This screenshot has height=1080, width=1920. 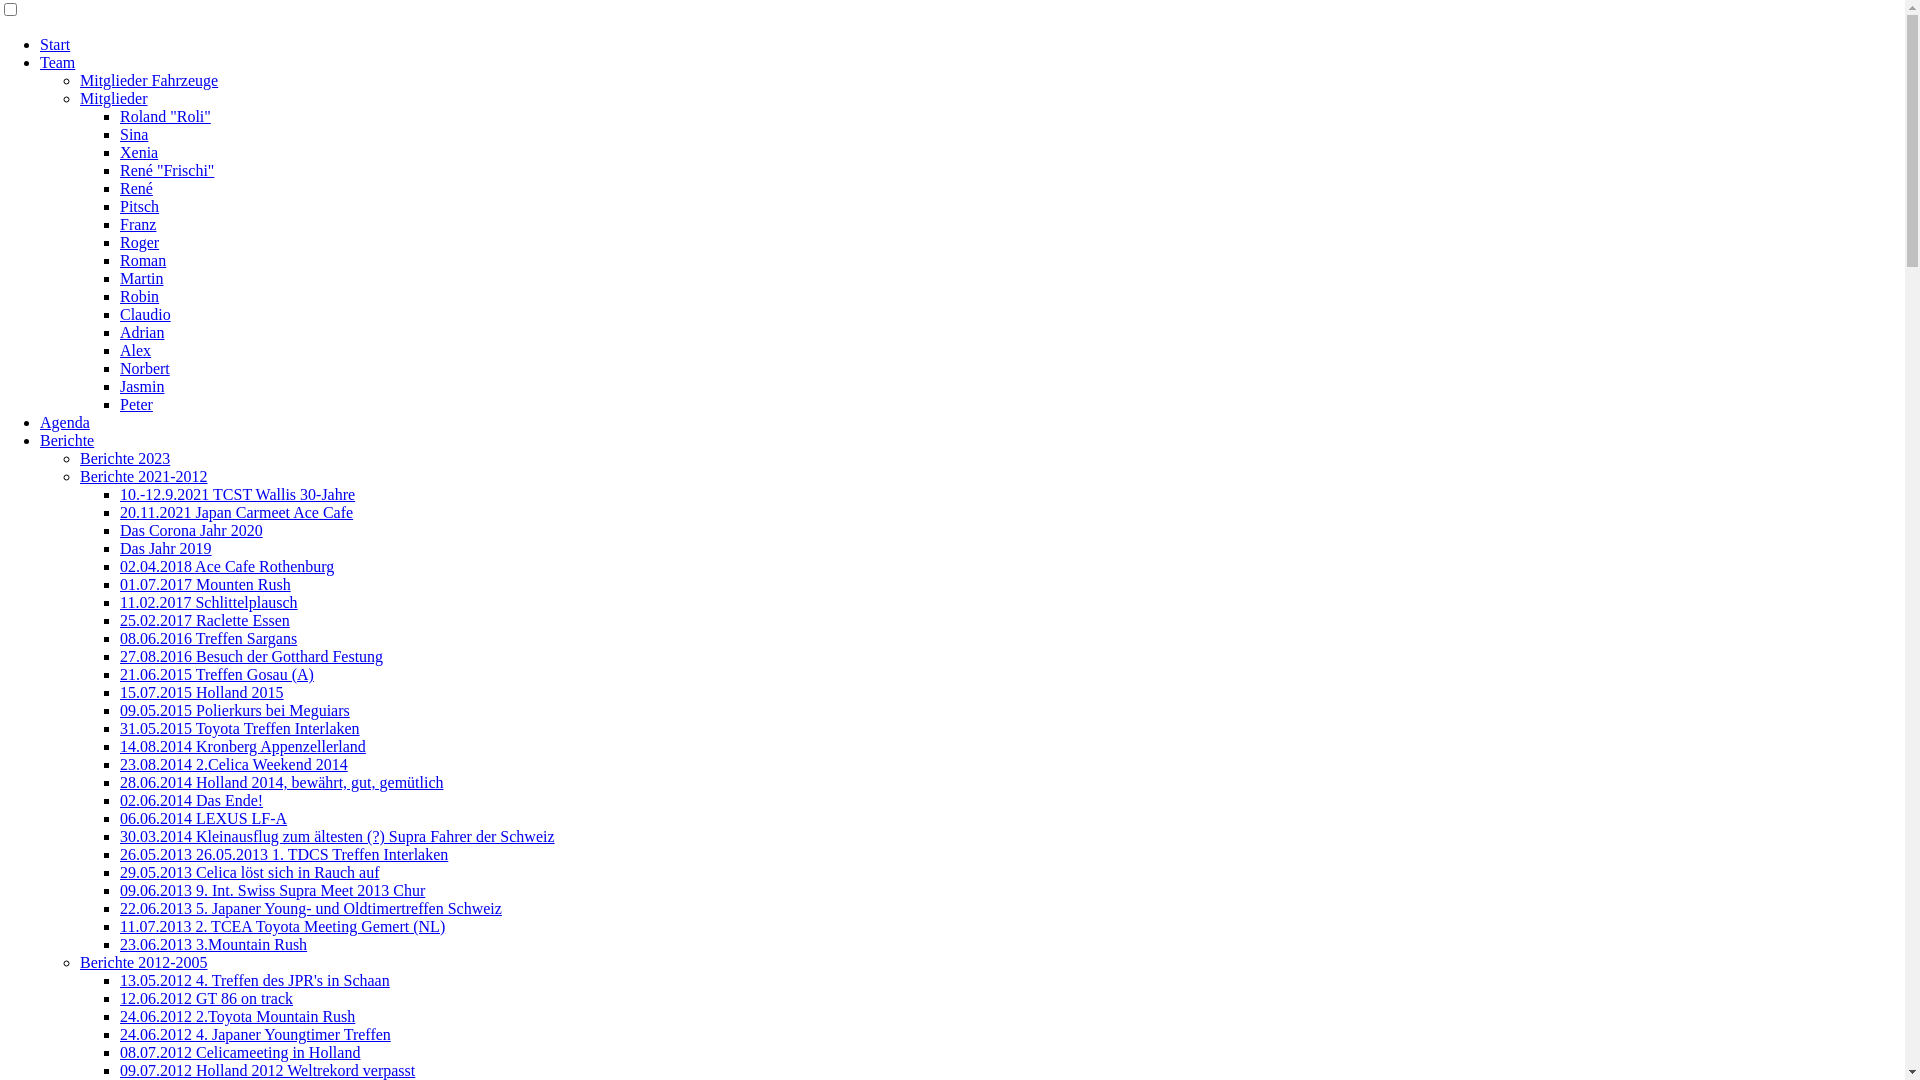 What do you see at coordinates (208, 638) in the screenshot?
I see `'08.06.2016 Treffen Sargans'` at bounding box center [208, 638].